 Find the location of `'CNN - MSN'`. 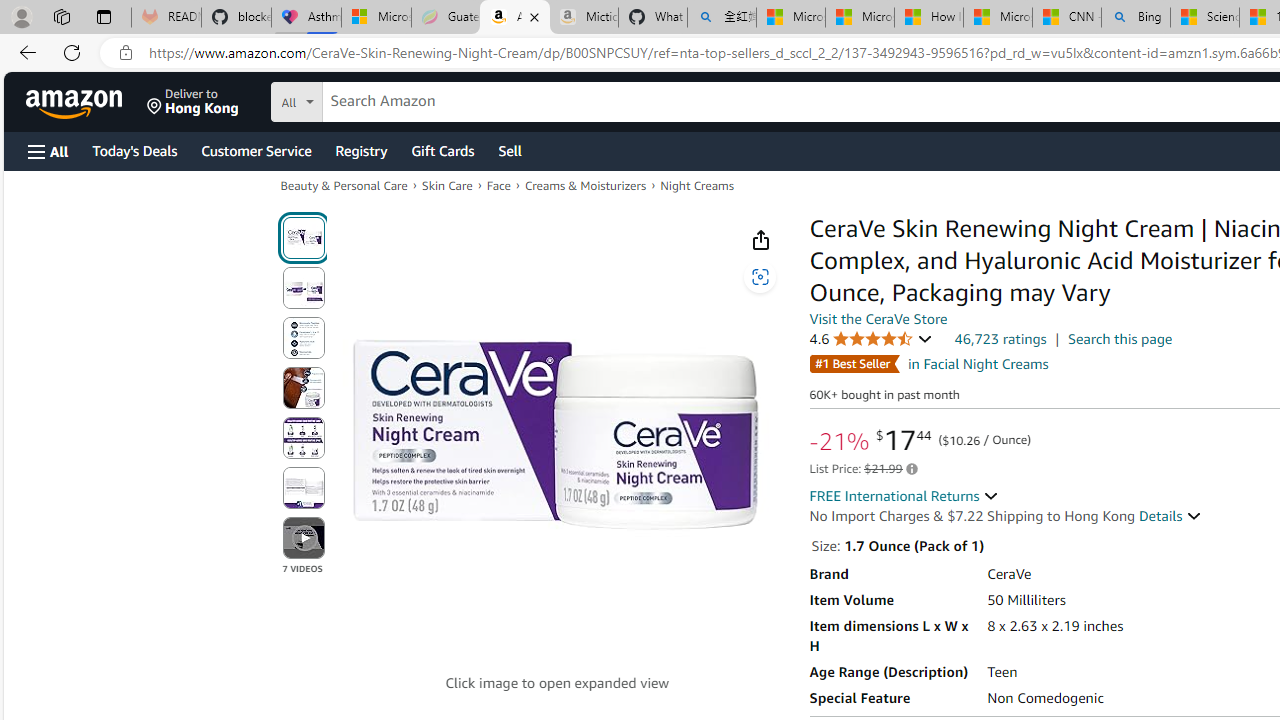

'CNN - MSN' is located at coordinates (1065, 17).